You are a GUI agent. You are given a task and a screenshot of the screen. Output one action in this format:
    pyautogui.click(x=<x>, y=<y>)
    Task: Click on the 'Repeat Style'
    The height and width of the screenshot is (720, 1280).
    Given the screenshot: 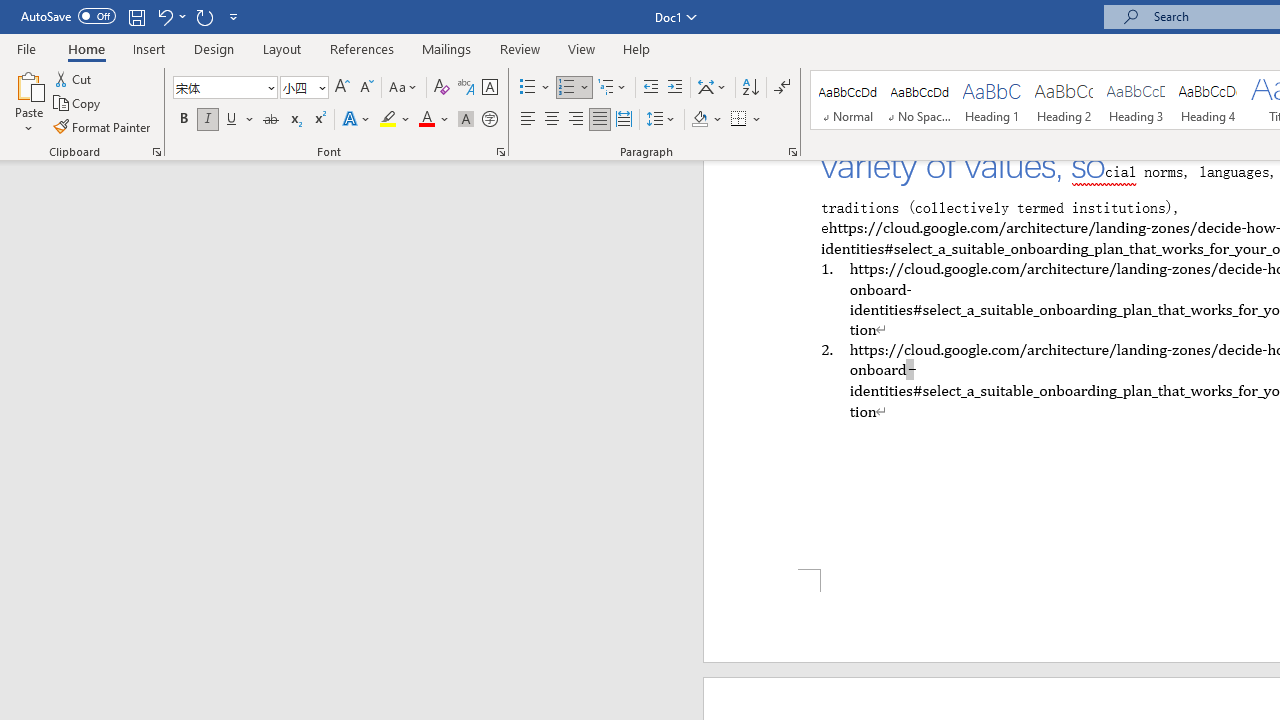 What is the action you would take?
    pyautogui.click(x=204, y=16)
    